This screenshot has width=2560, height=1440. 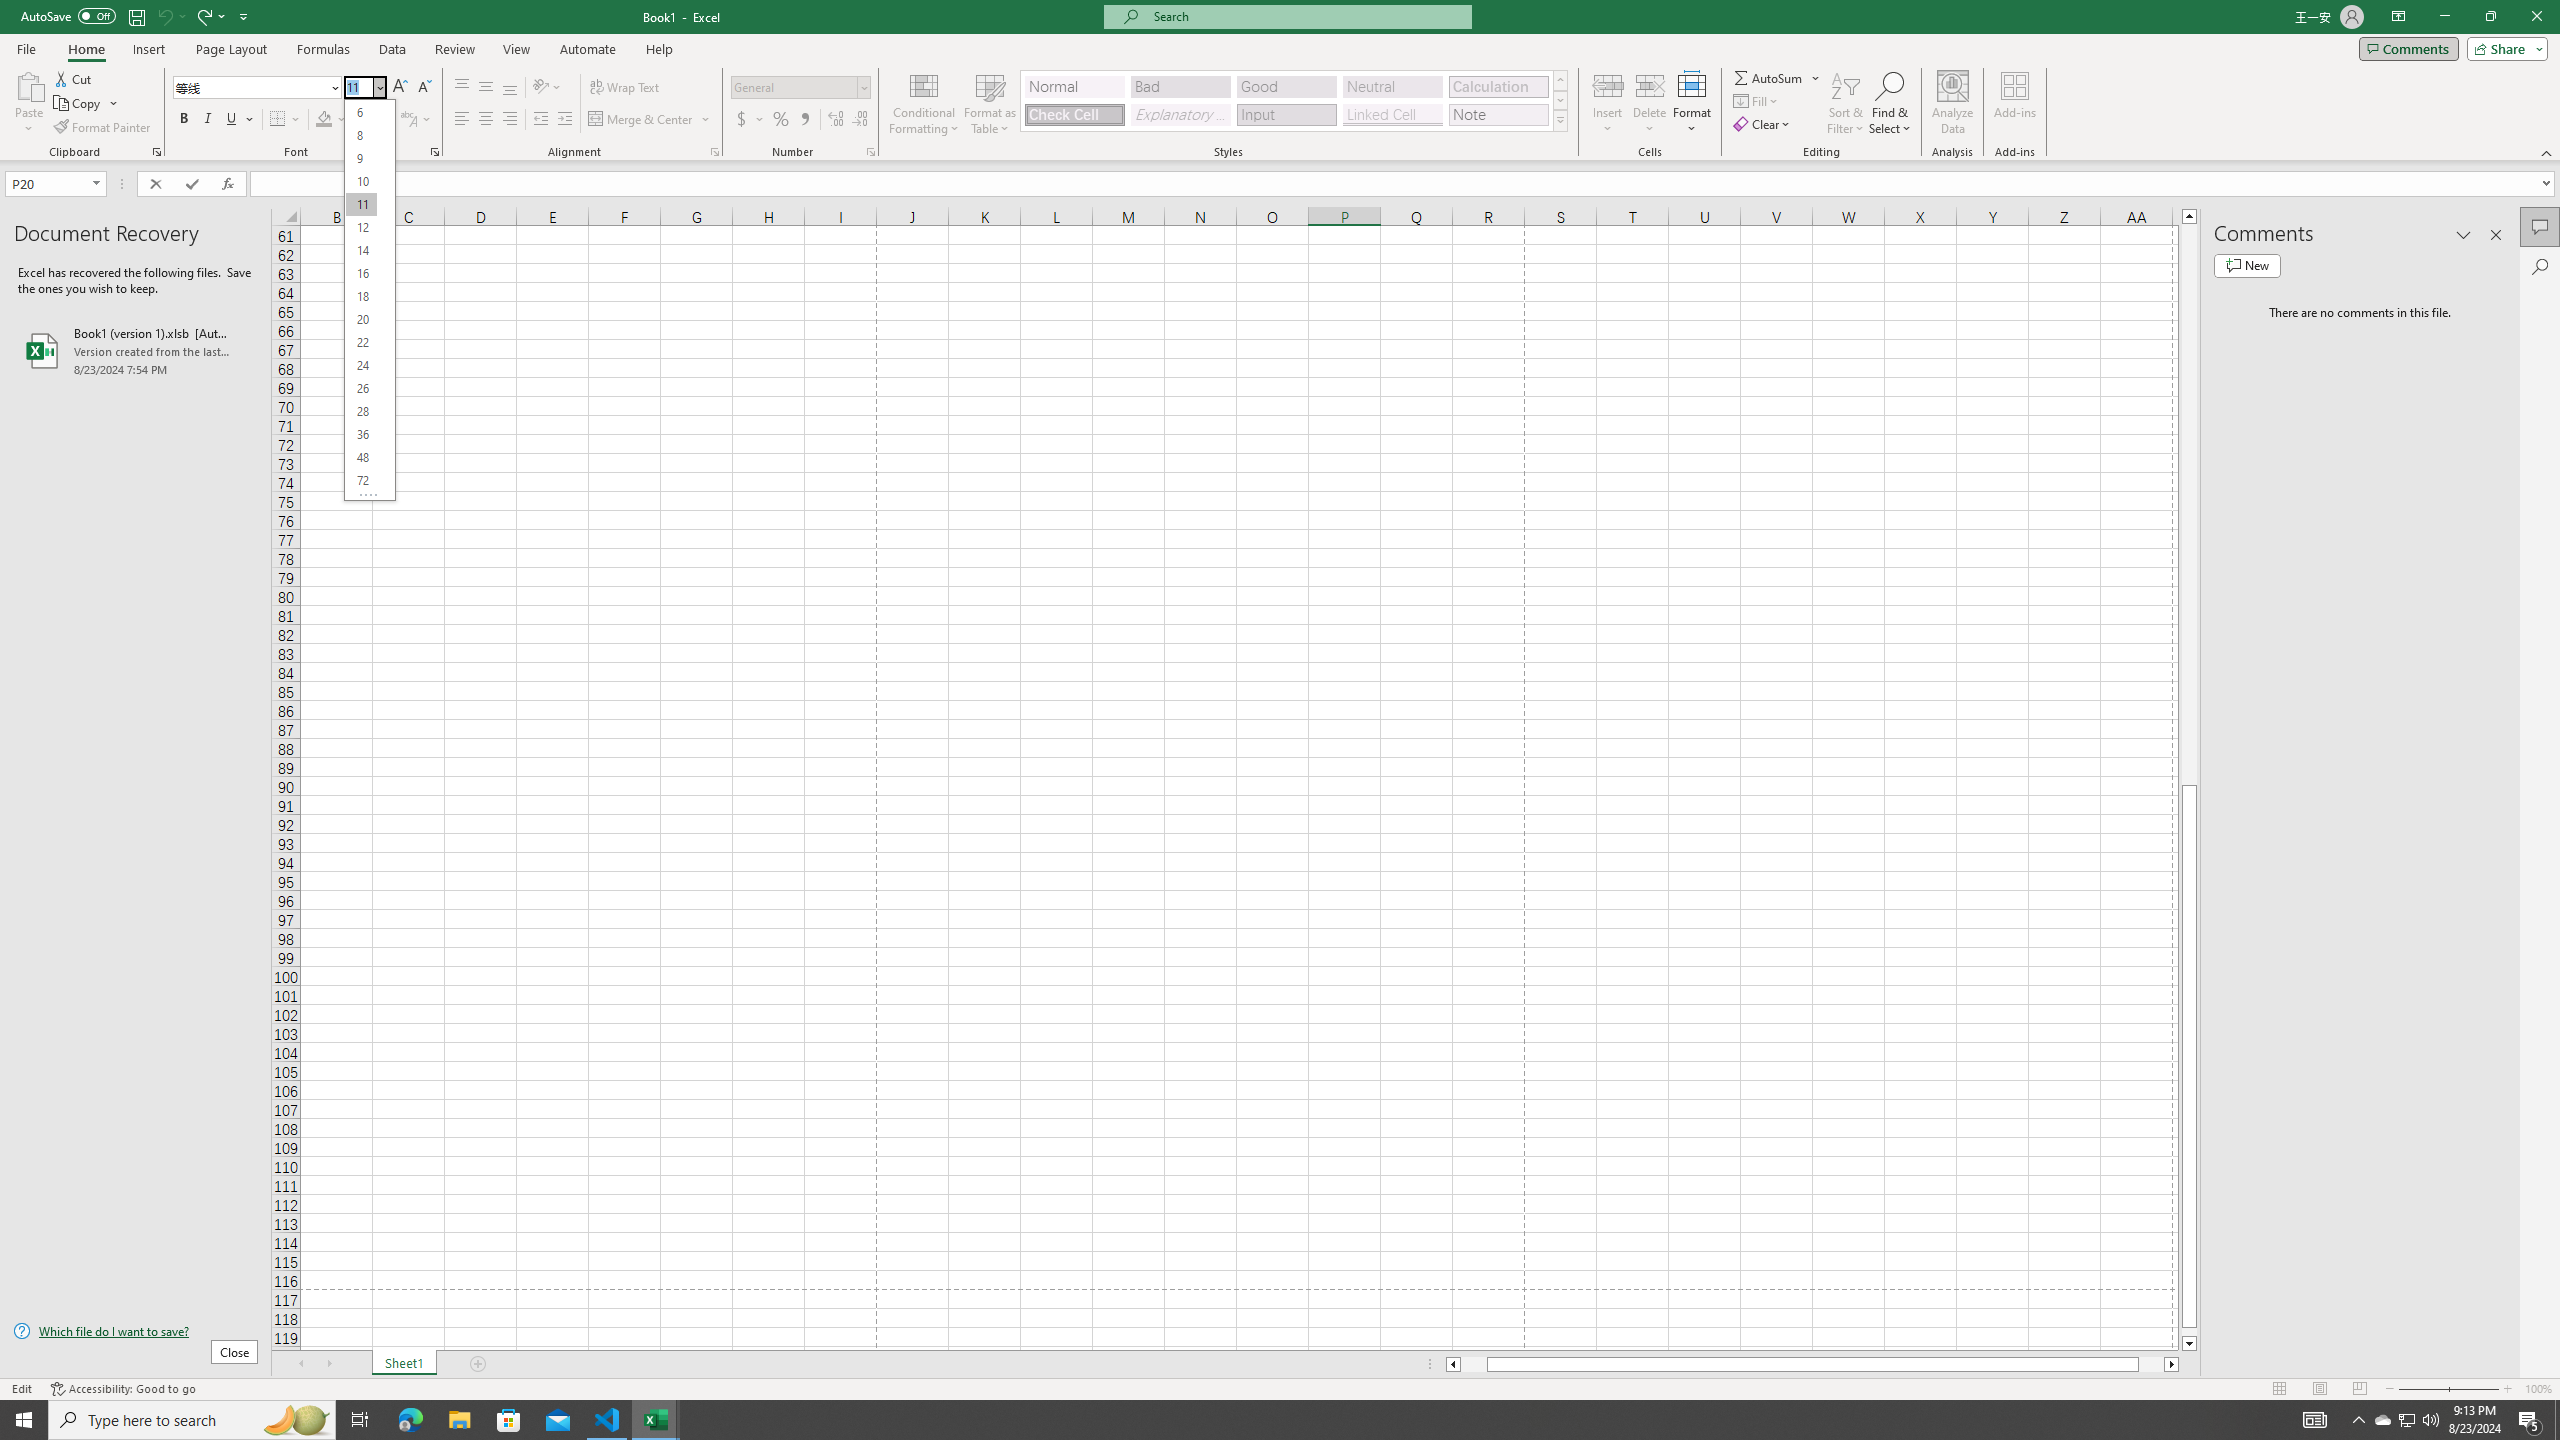 What do you see at coordinates (123, 1389) in the screenshot?
I see `'Accessibility Checker Accessibility: Good to go'` at bounding box center [123, 1389].